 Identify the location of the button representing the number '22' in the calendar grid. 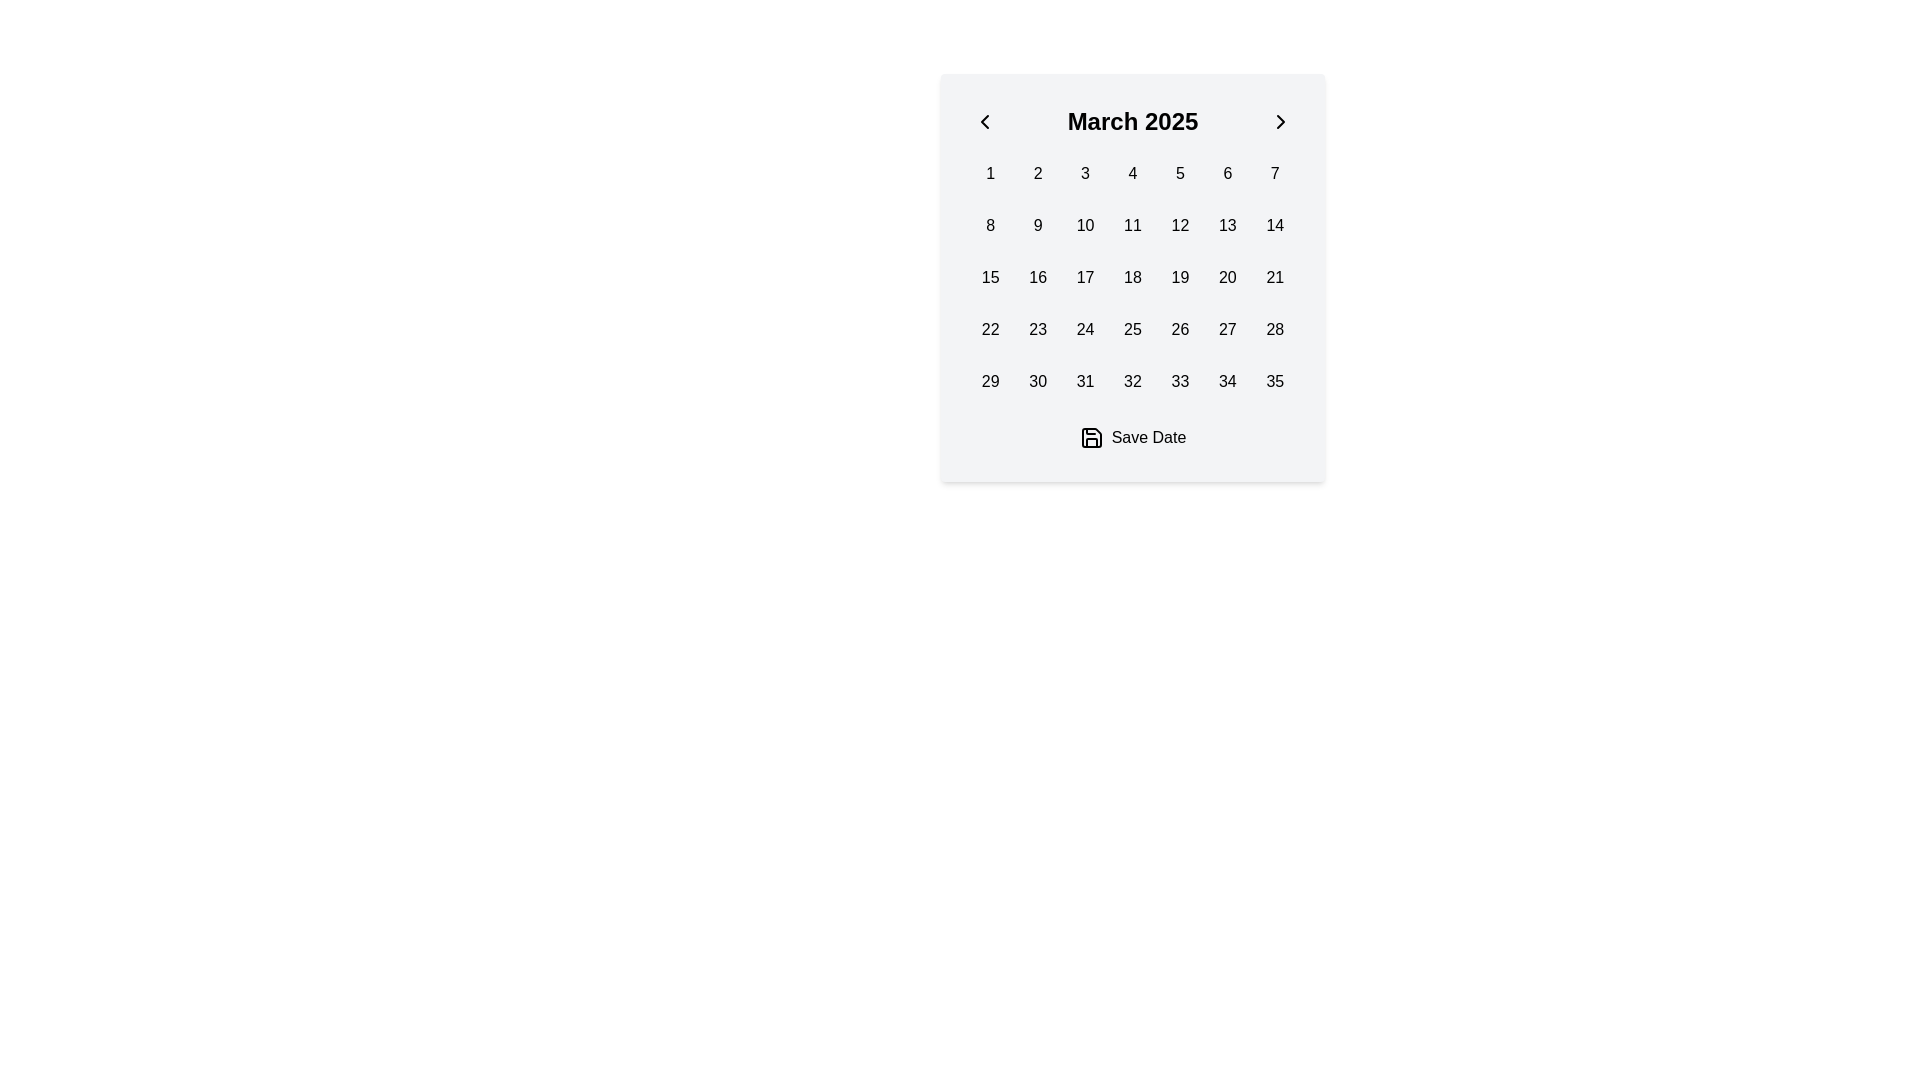
(990, 329).